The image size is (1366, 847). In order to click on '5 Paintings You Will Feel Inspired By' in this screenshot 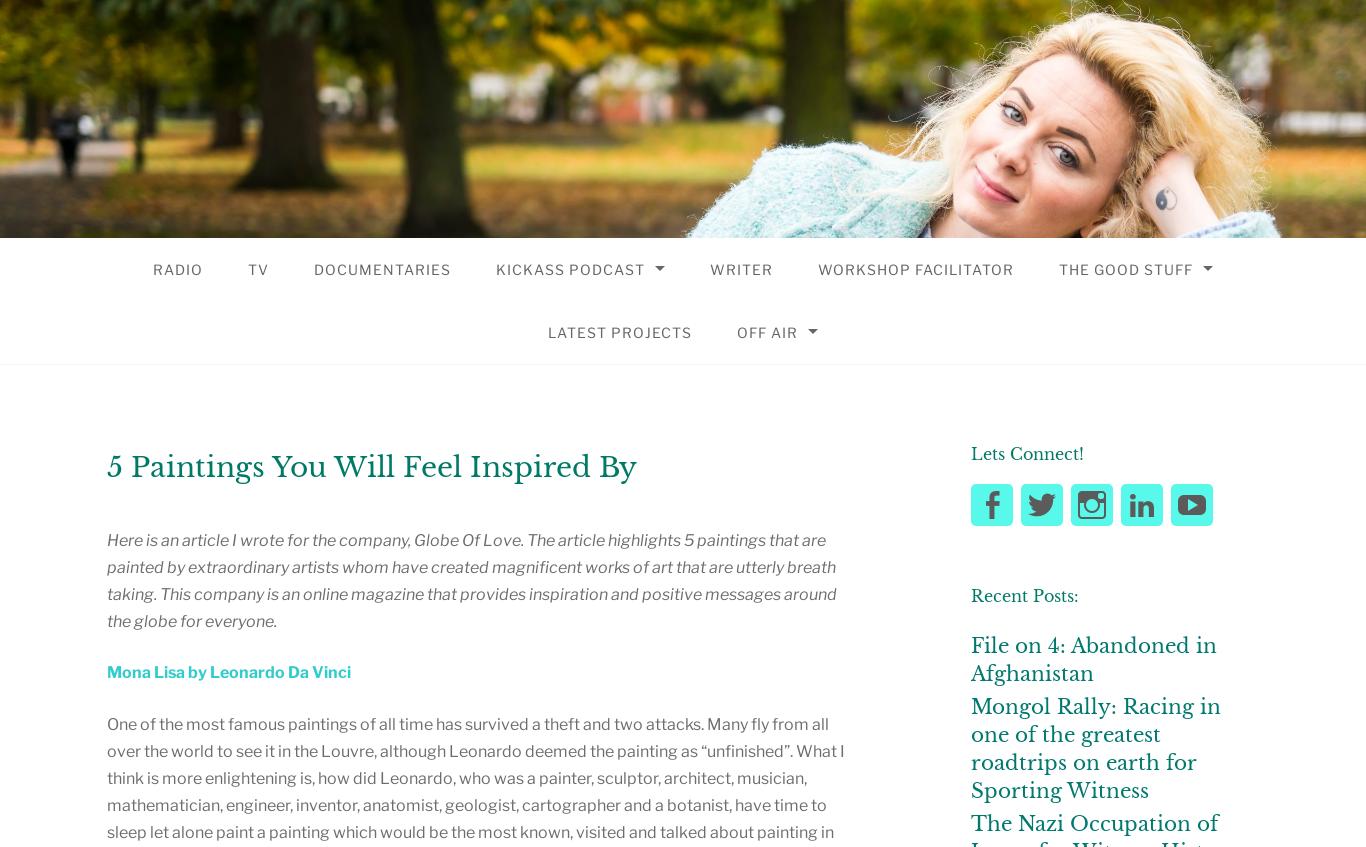, I will do `click(106, 466)`.